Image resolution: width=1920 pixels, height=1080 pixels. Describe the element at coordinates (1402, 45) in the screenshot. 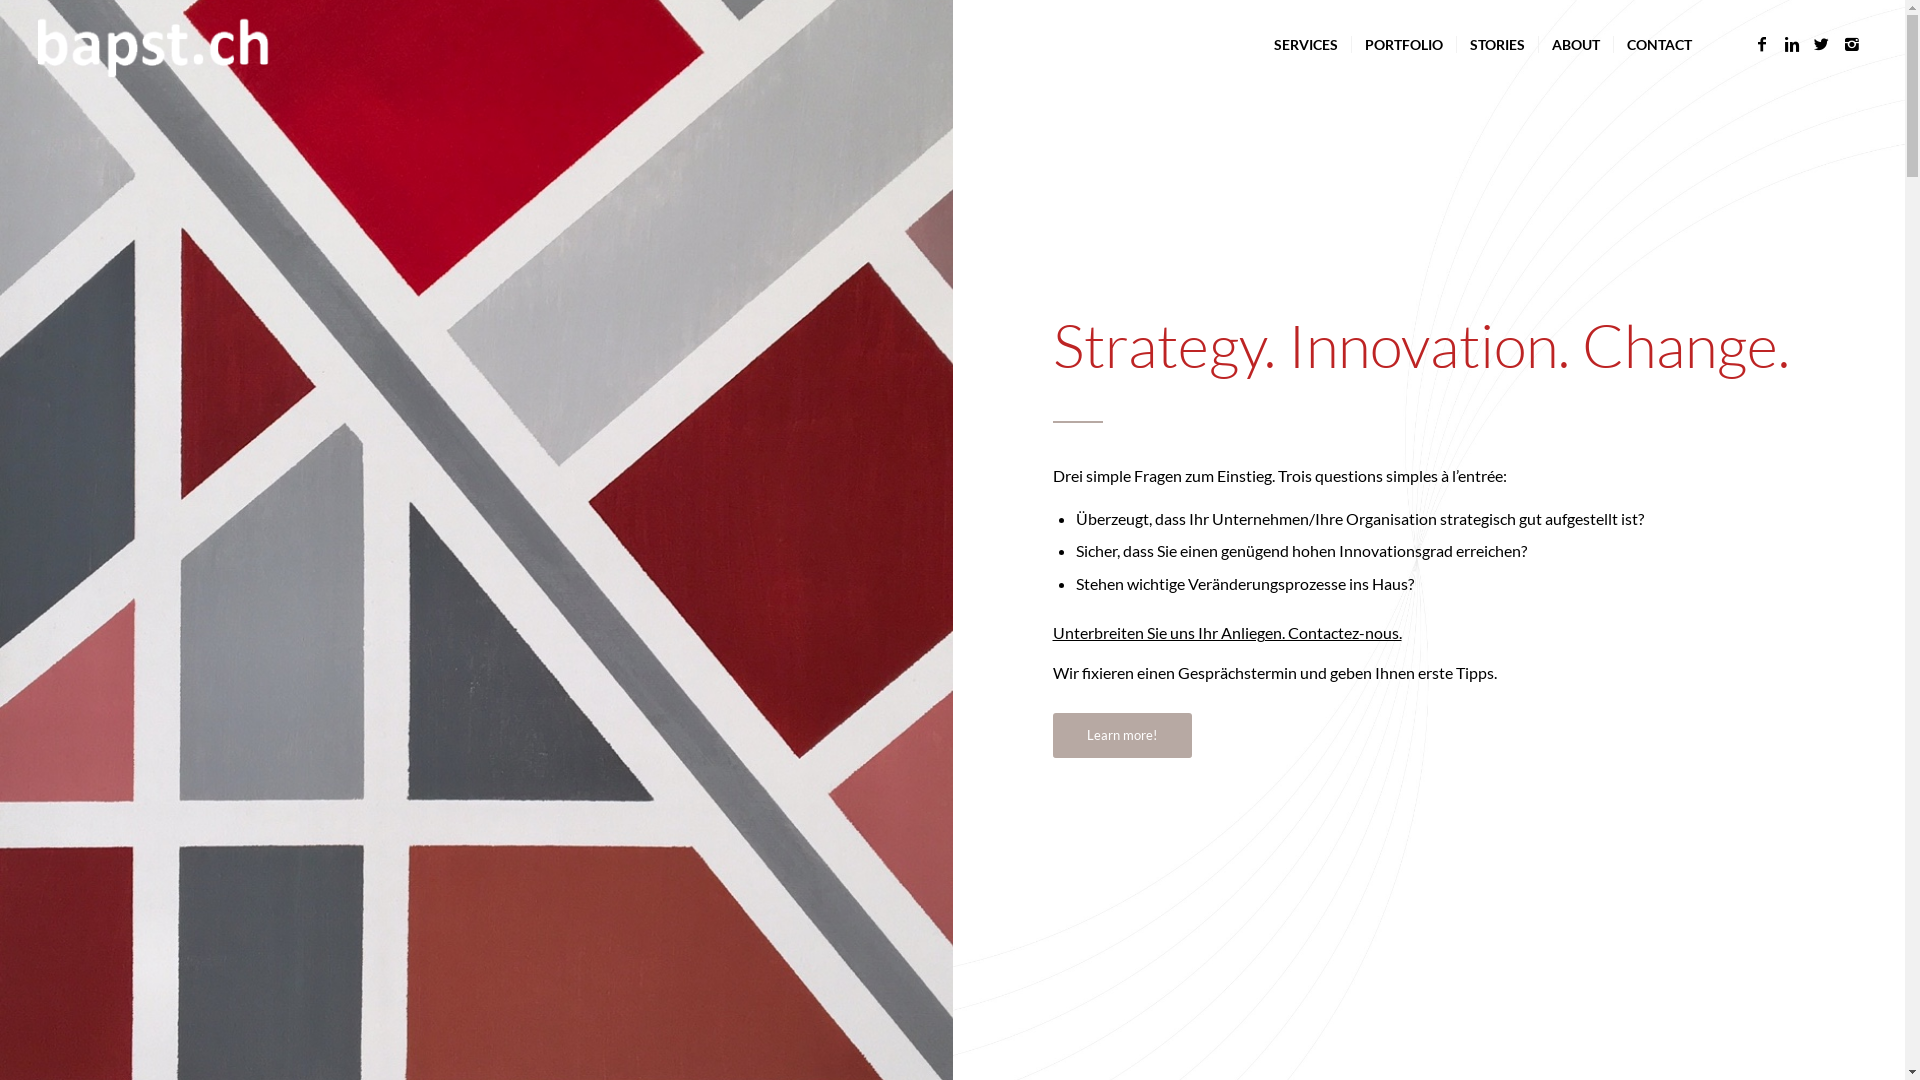

I see `'PORTFOLIO'` at that location.